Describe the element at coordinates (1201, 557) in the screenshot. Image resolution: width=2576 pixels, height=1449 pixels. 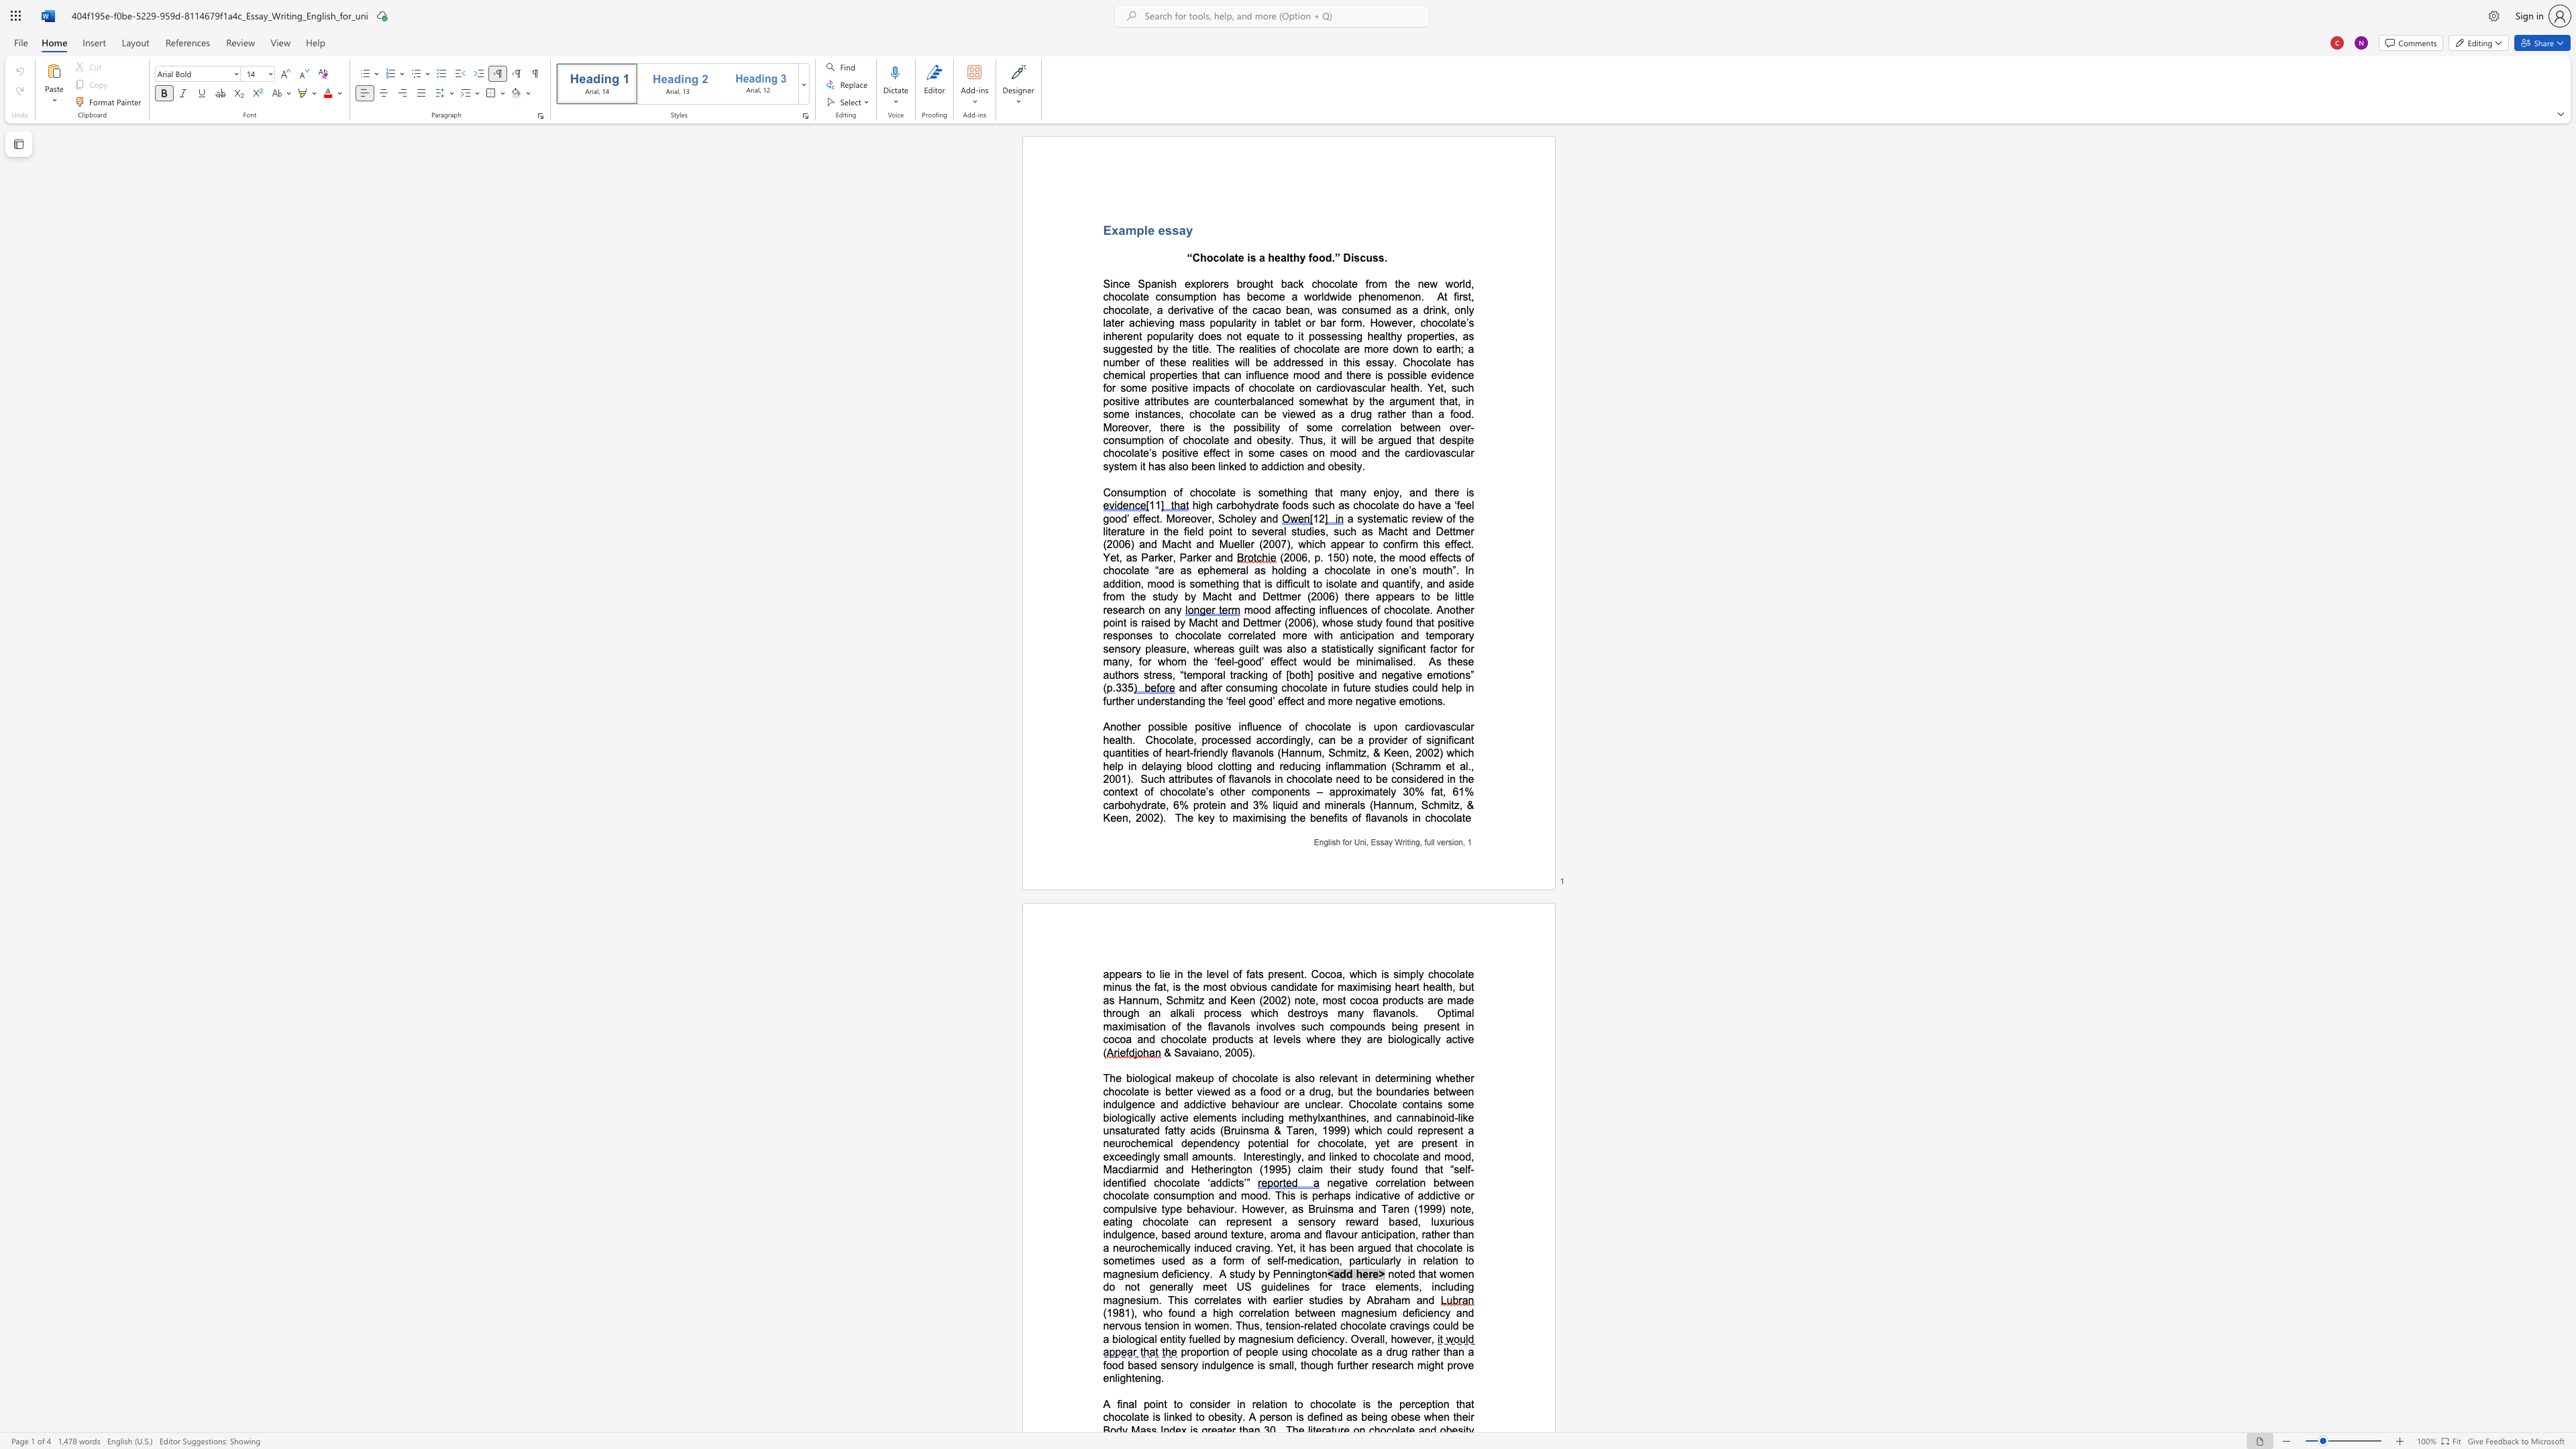
I see `the subset text "er an" within the text "this effect. Yet, as Parker, Parker and"` at that location.